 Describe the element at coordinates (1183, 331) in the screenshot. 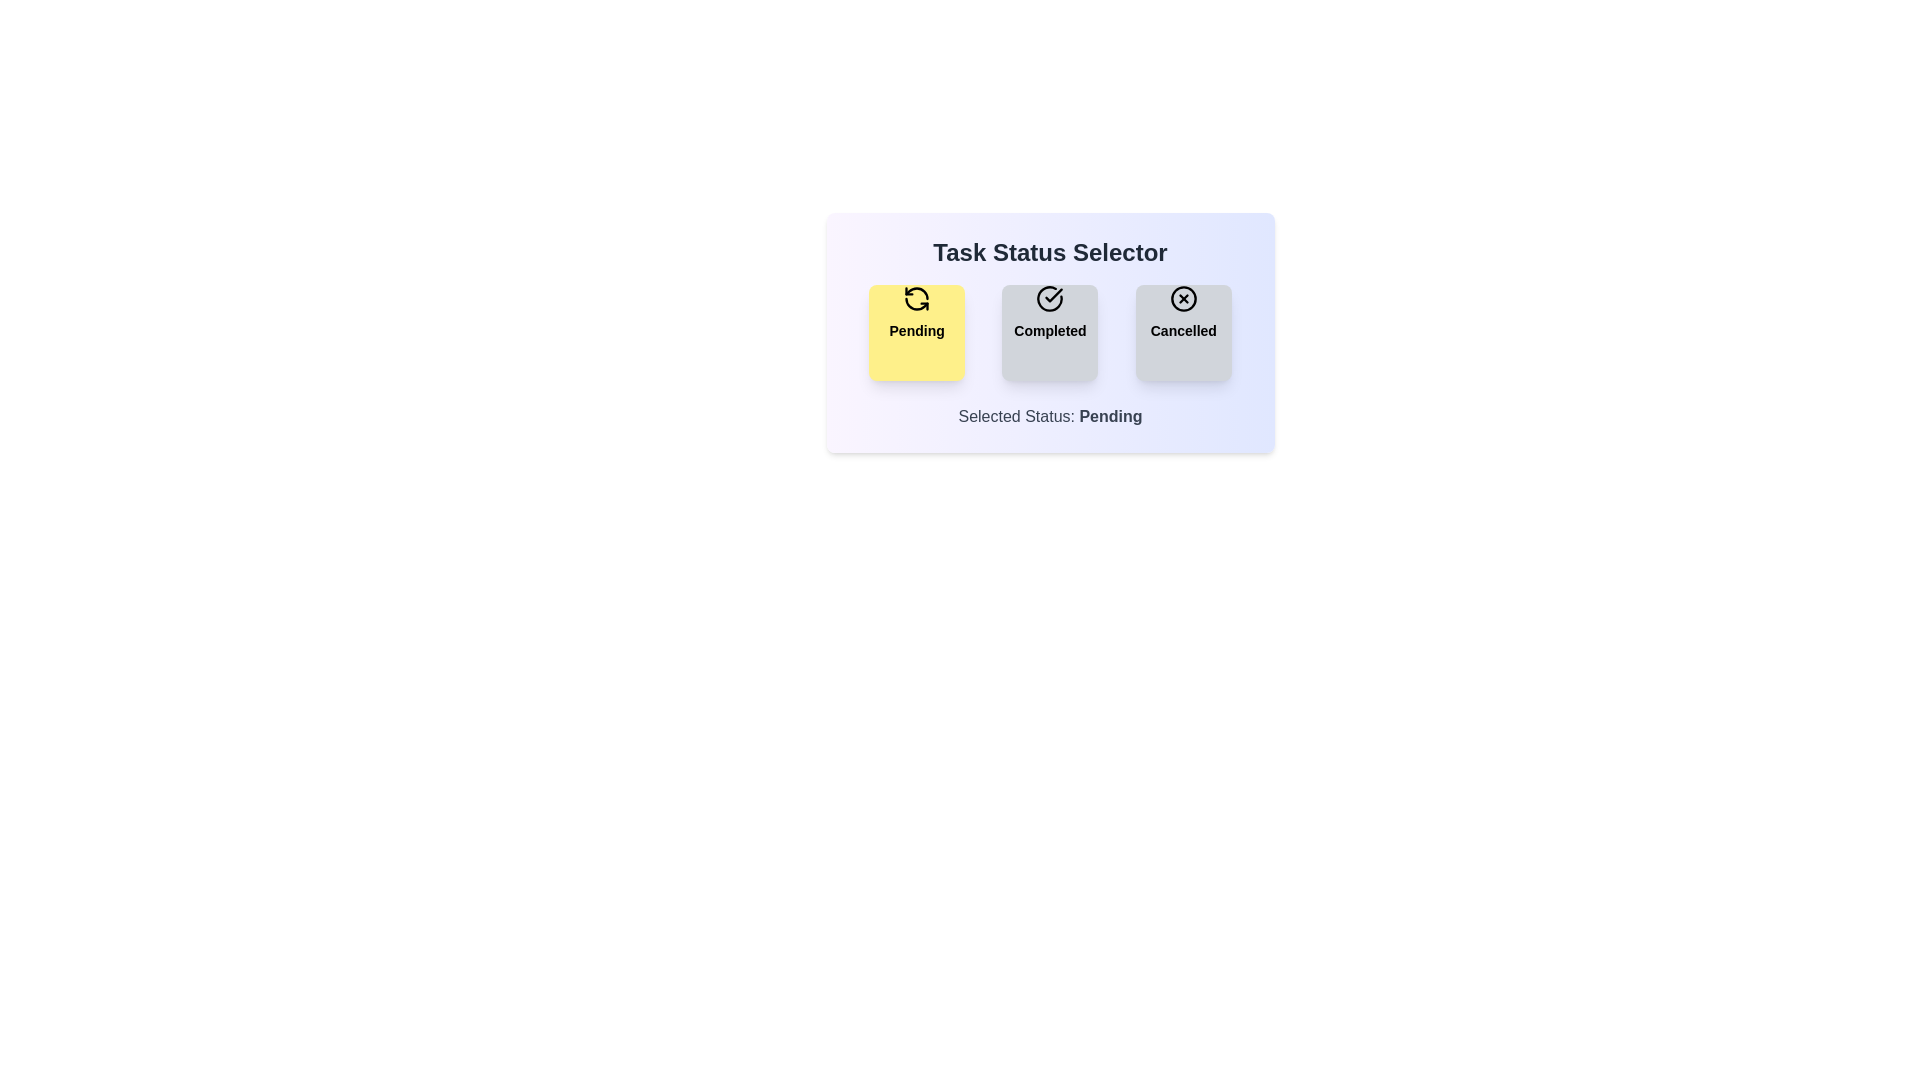

I see `the 'Cancelled' button to activate it` at that location.